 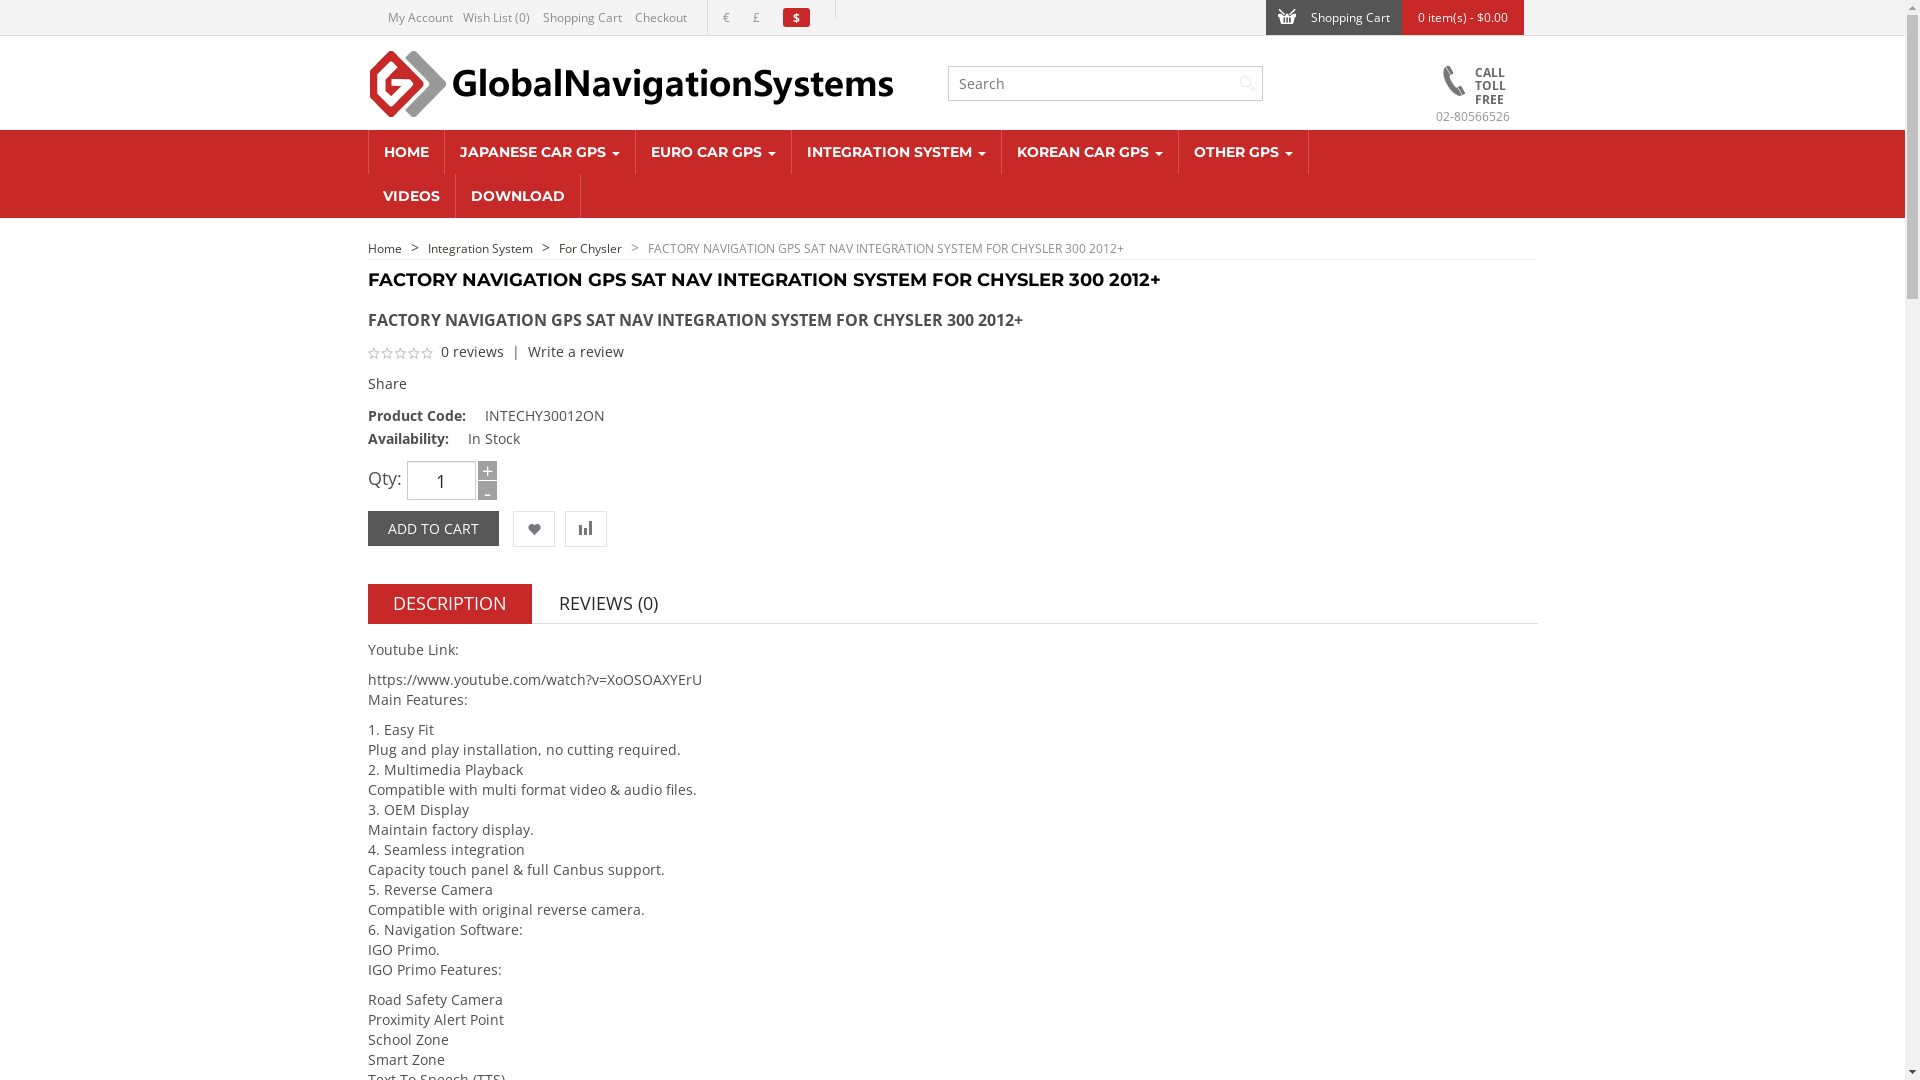 What do you see at coordinates (449, 603) in the screenshot?
I see `'DESCRIPTION'` at bounding box center [449, 603].